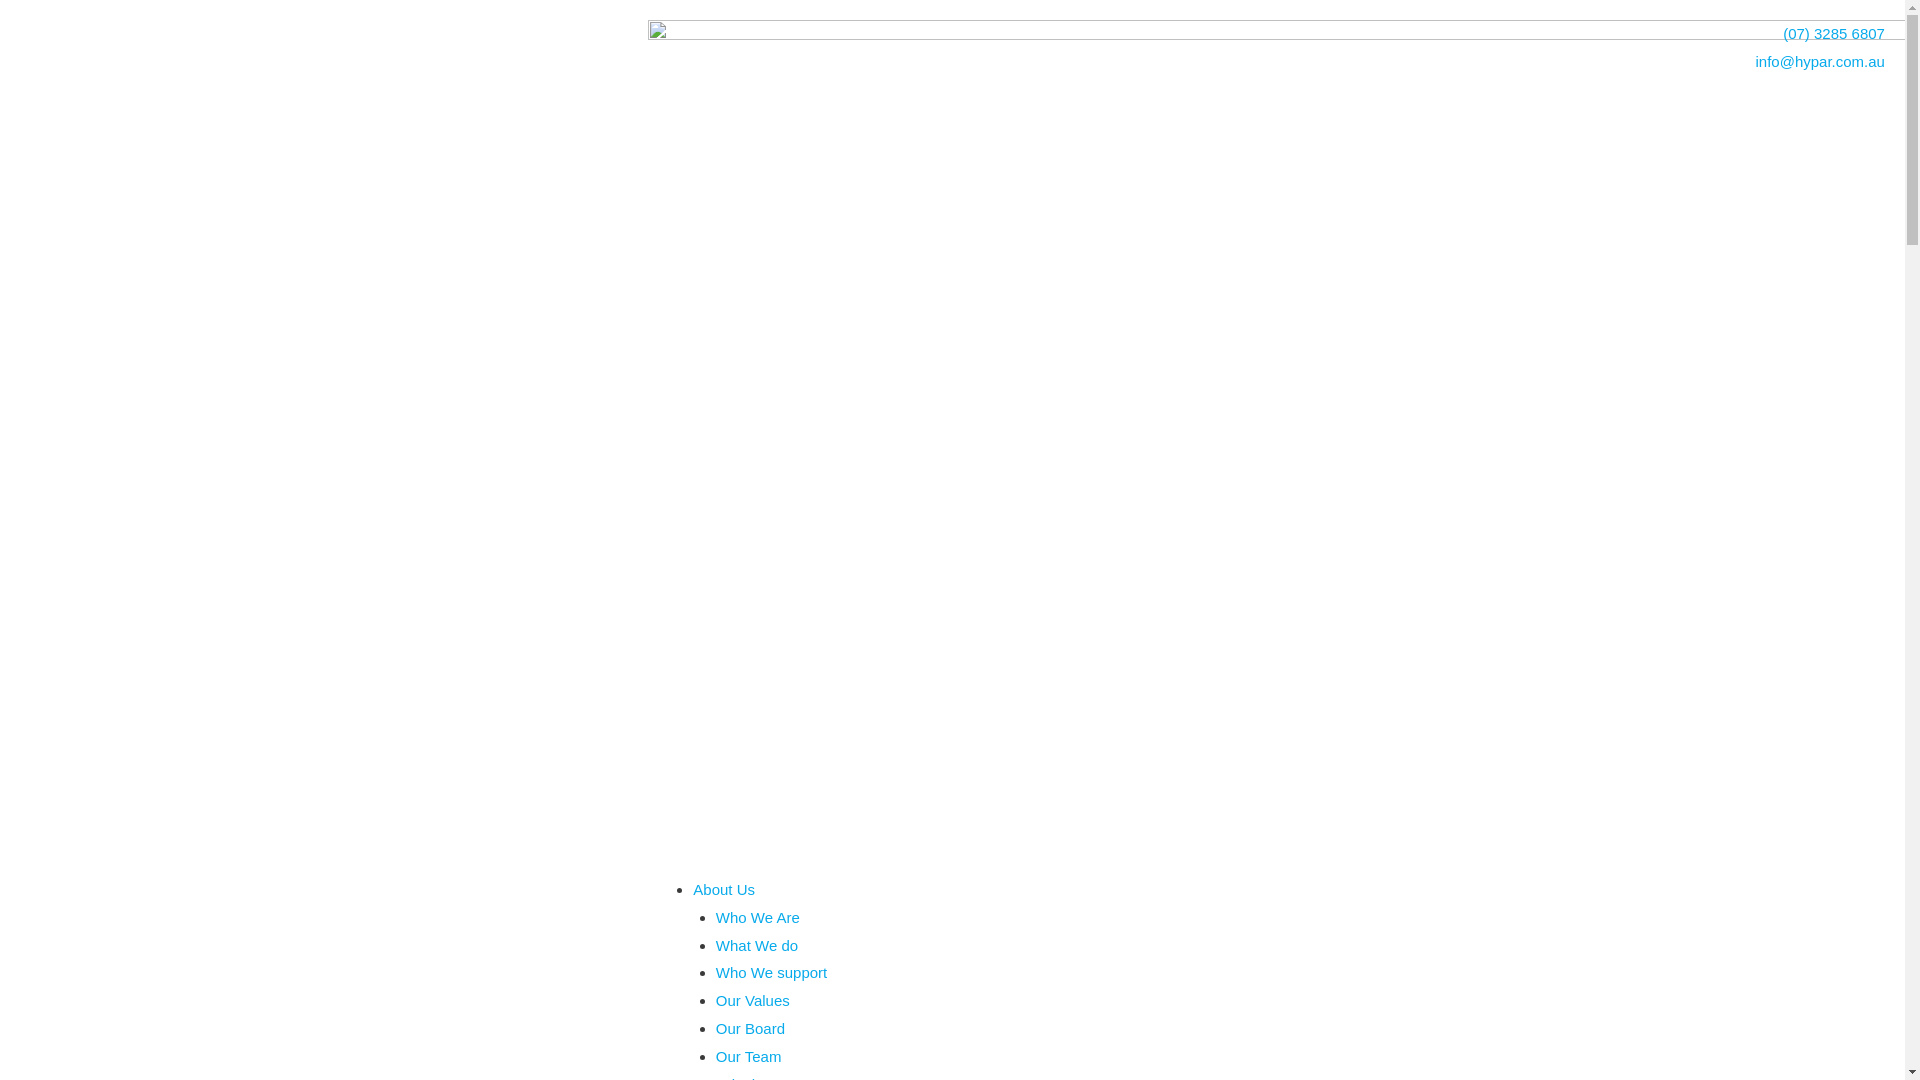 Image resolution: width=1920 pixels, height=1080 pixels. Describe the element at coordinates (749, 1028) in the screenshot. I see `'Our Board'` at that location.